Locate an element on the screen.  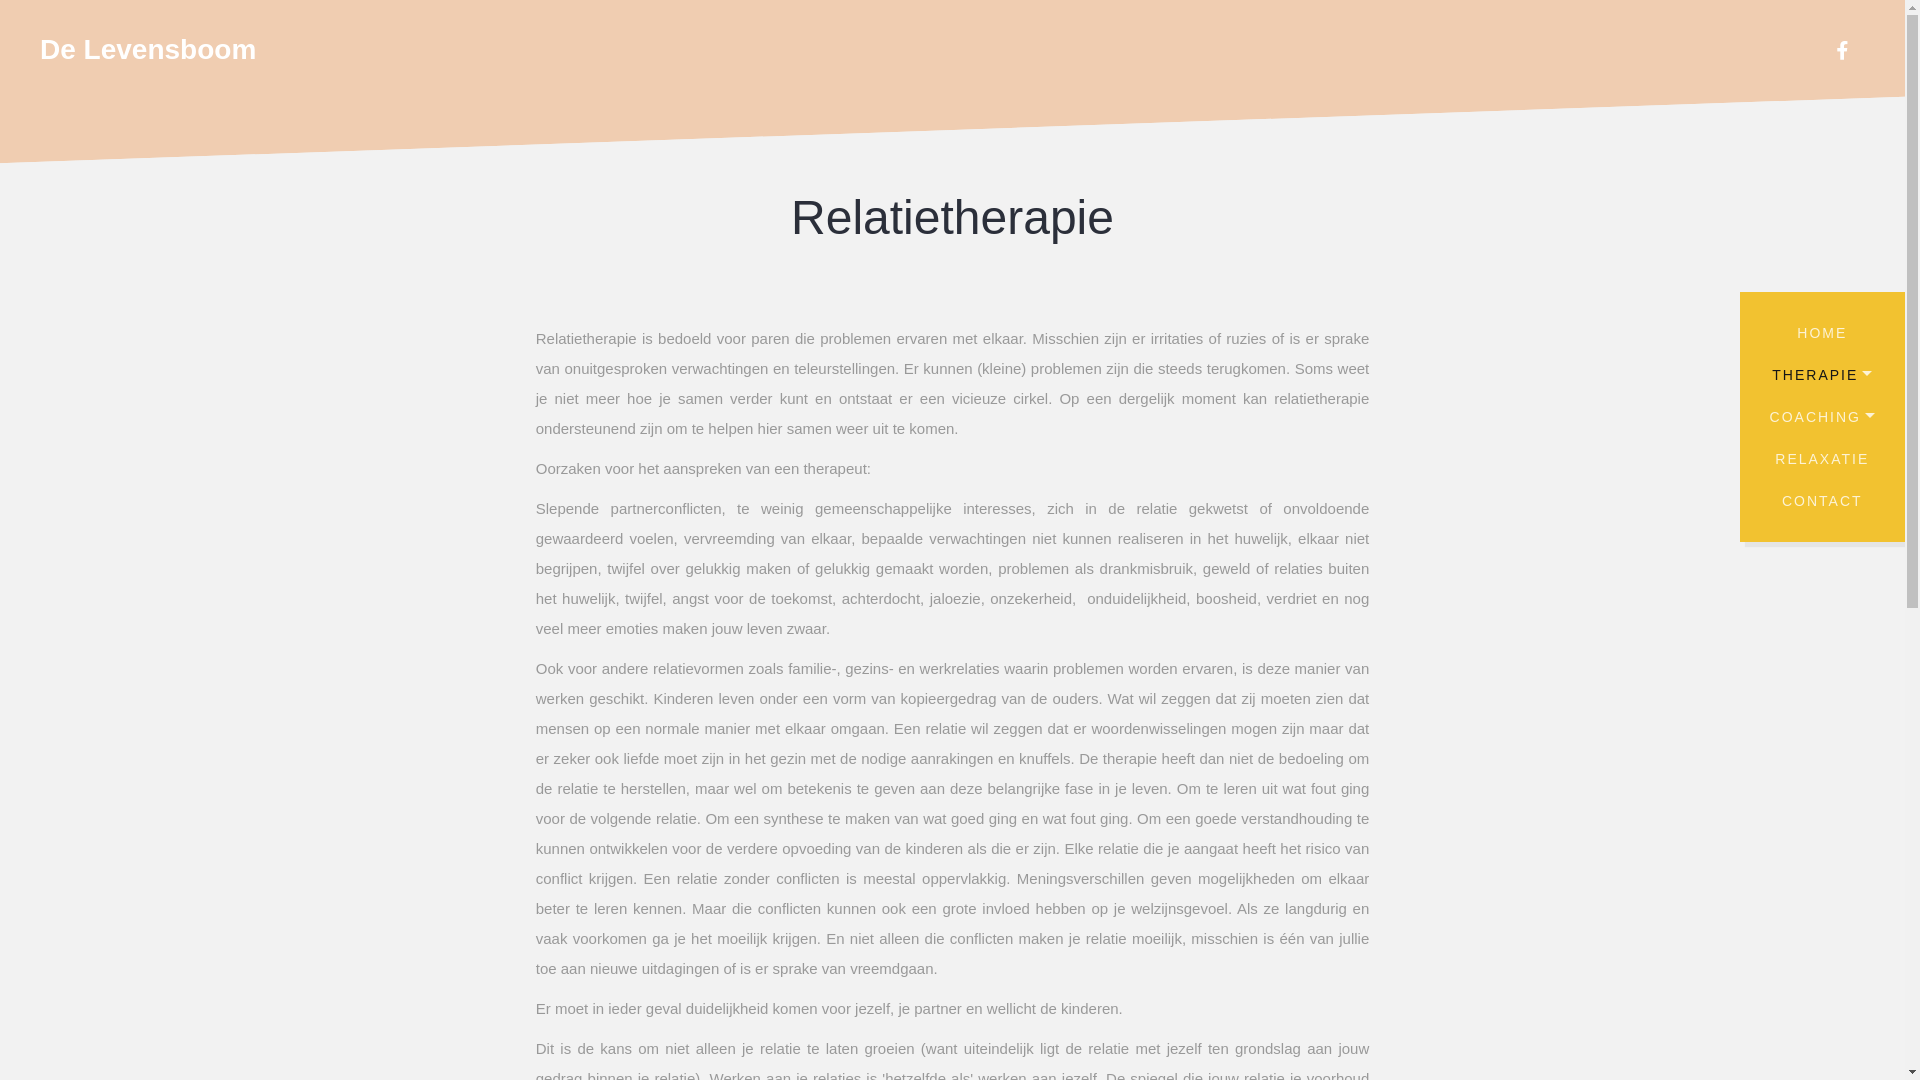
'CONTACT' is located at coordinates (1822, 500).